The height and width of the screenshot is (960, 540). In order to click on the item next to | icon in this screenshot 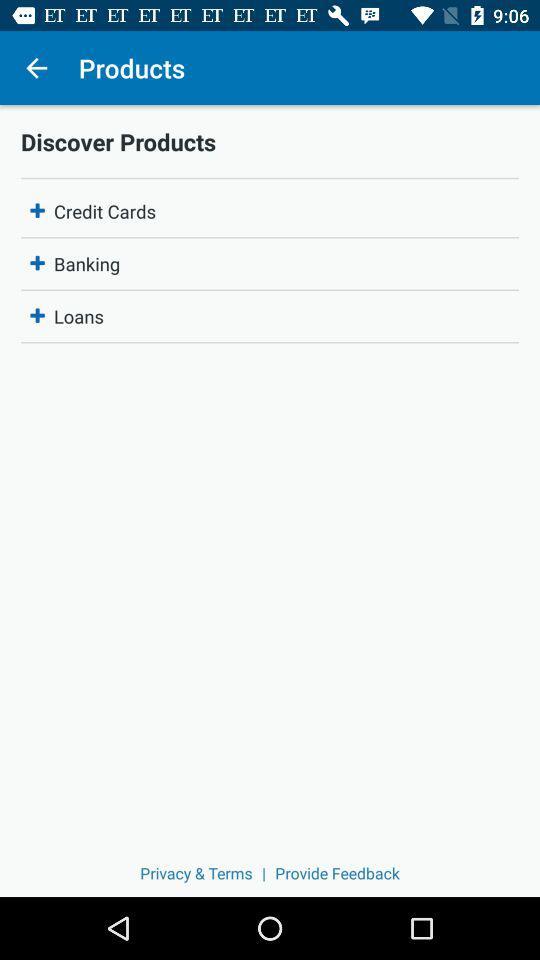, I will do `click(196, 872)`.